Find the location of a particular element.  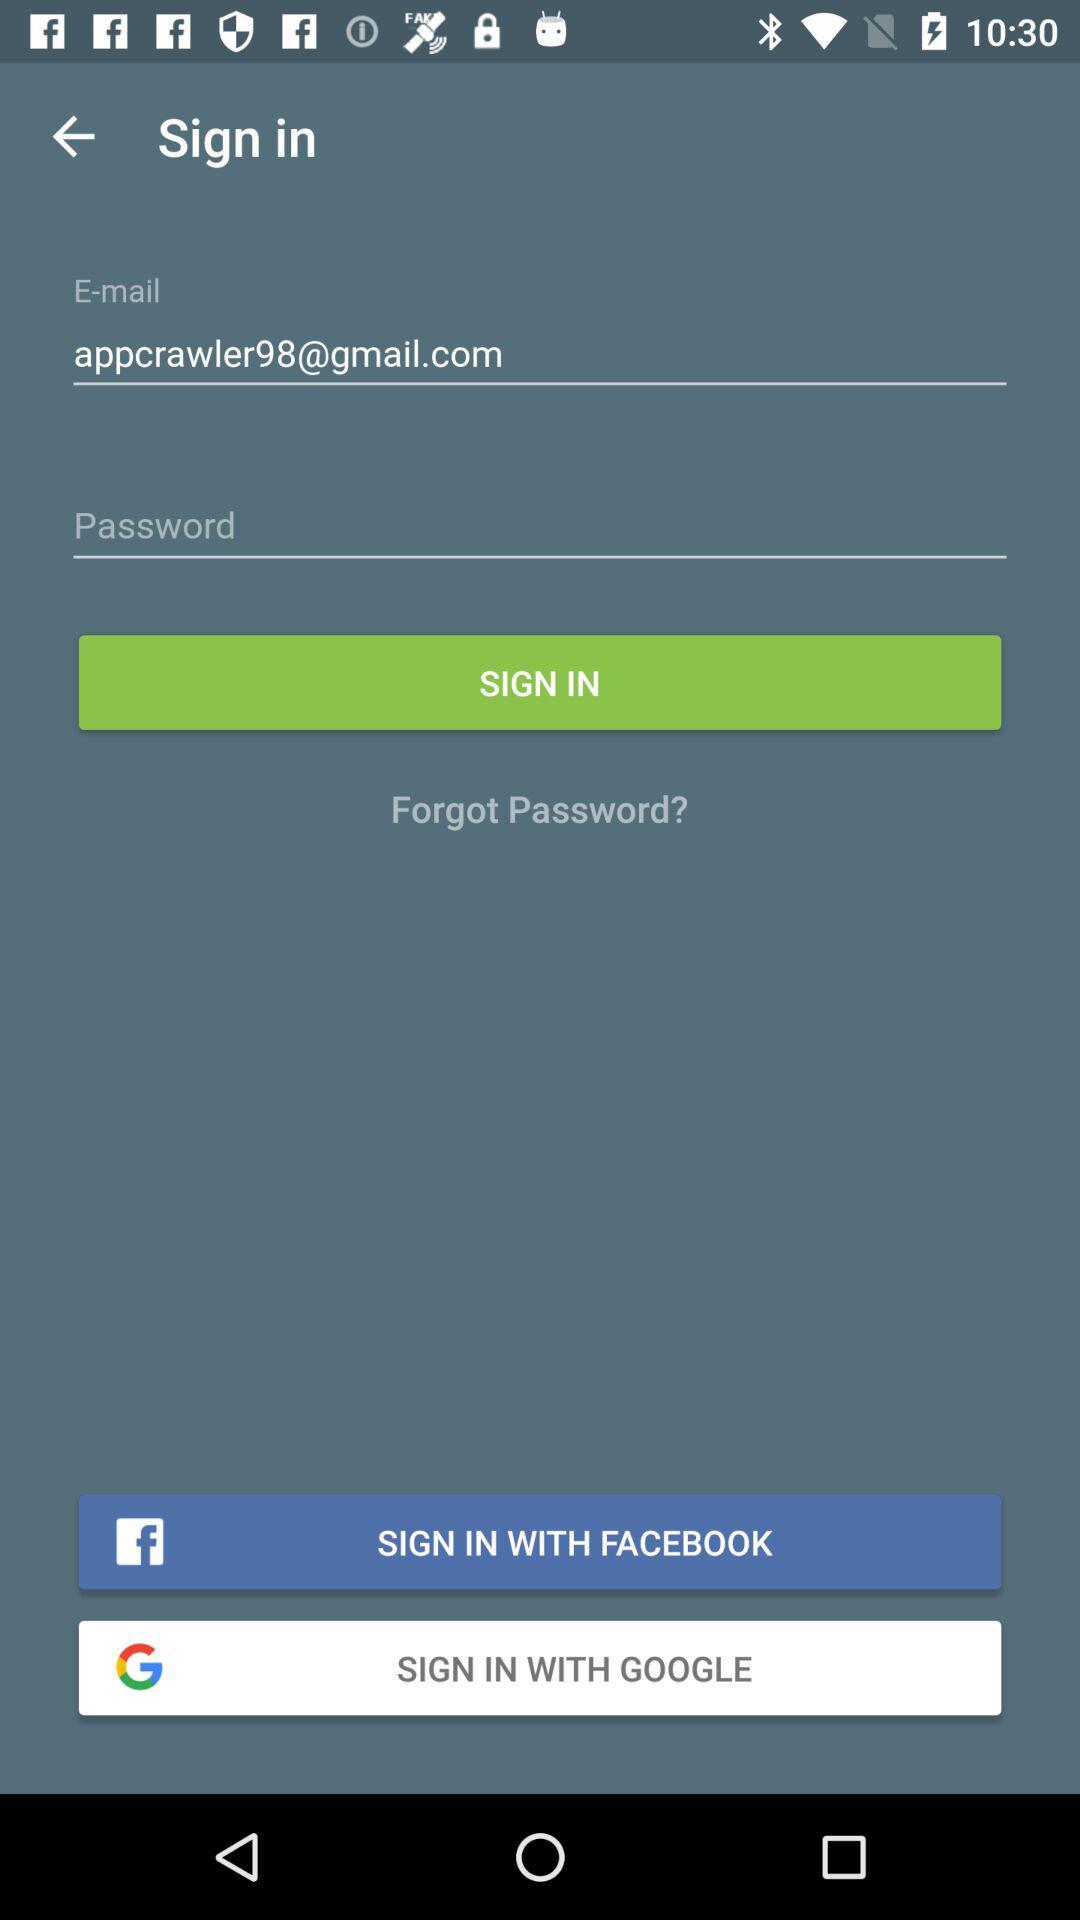

password is located at coordinates (540, 526).